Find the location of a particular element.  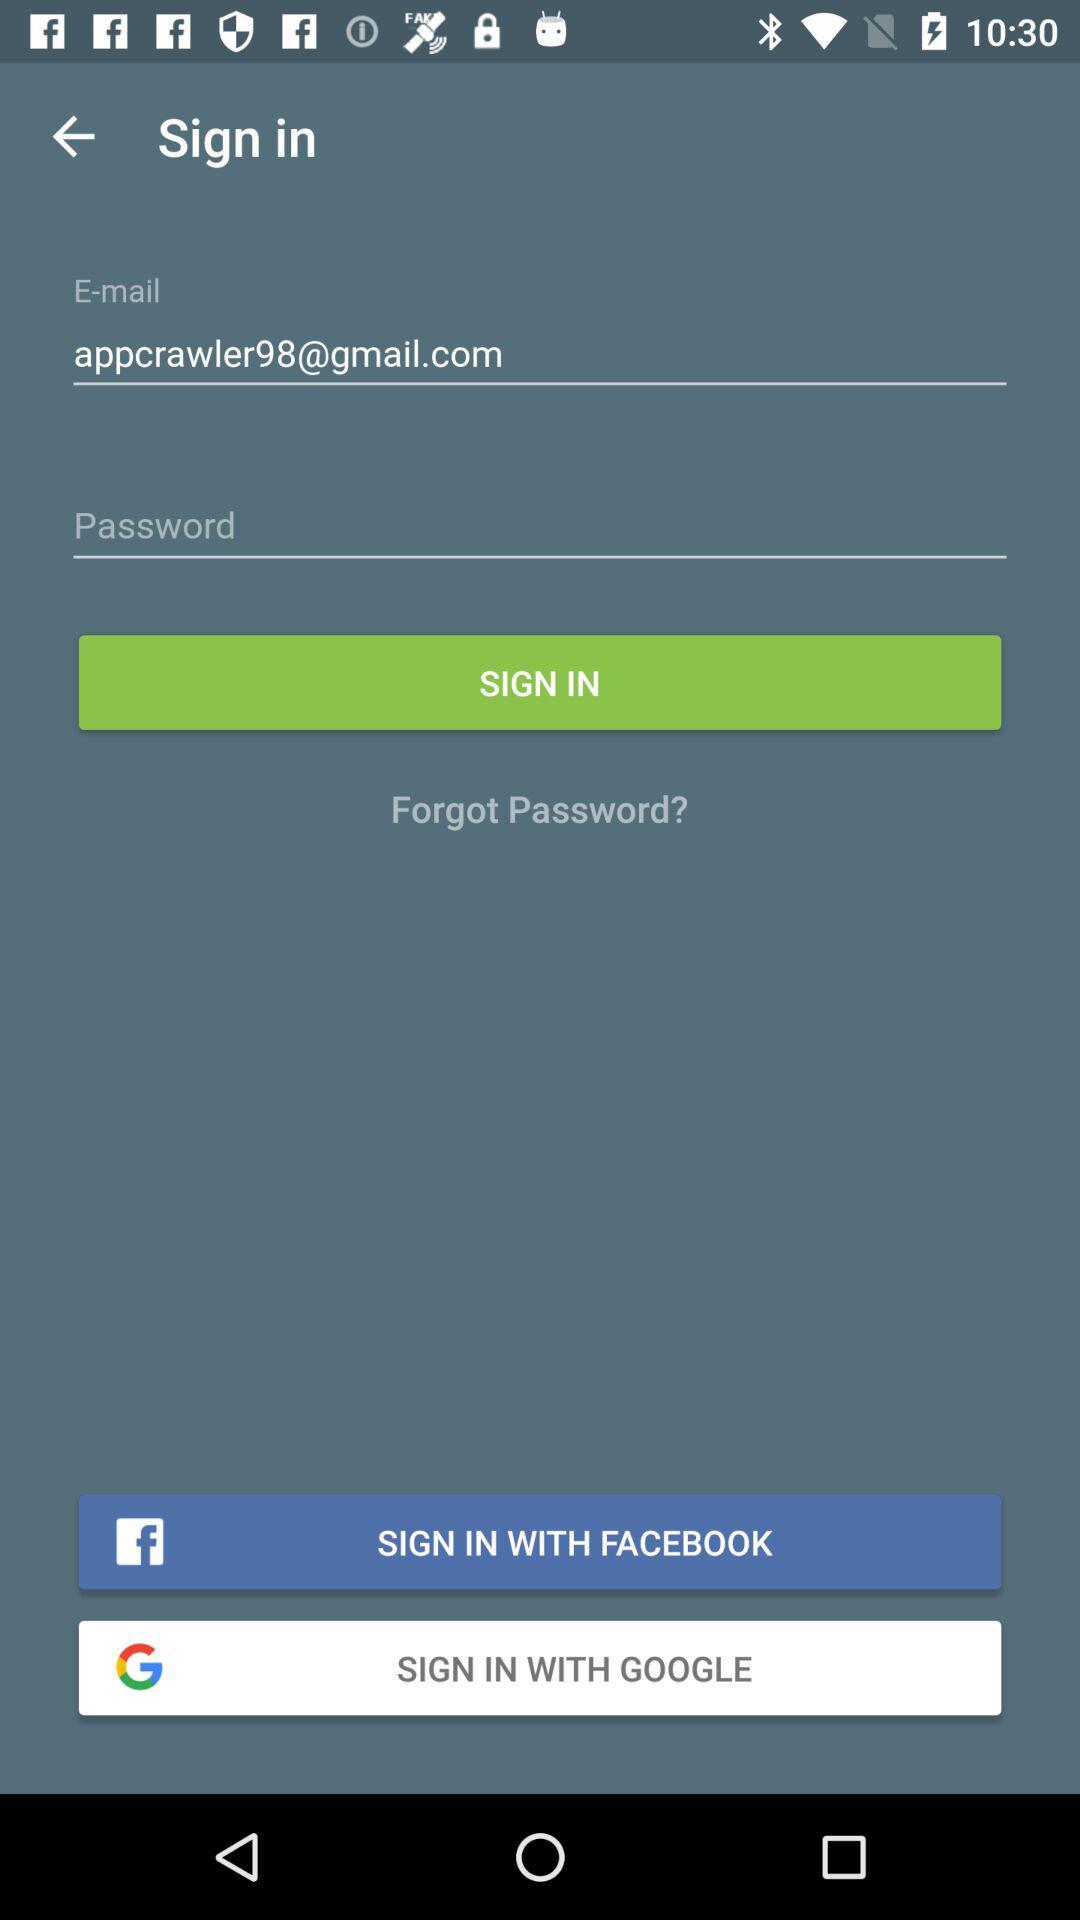

password is located at coordinates (540, 526).